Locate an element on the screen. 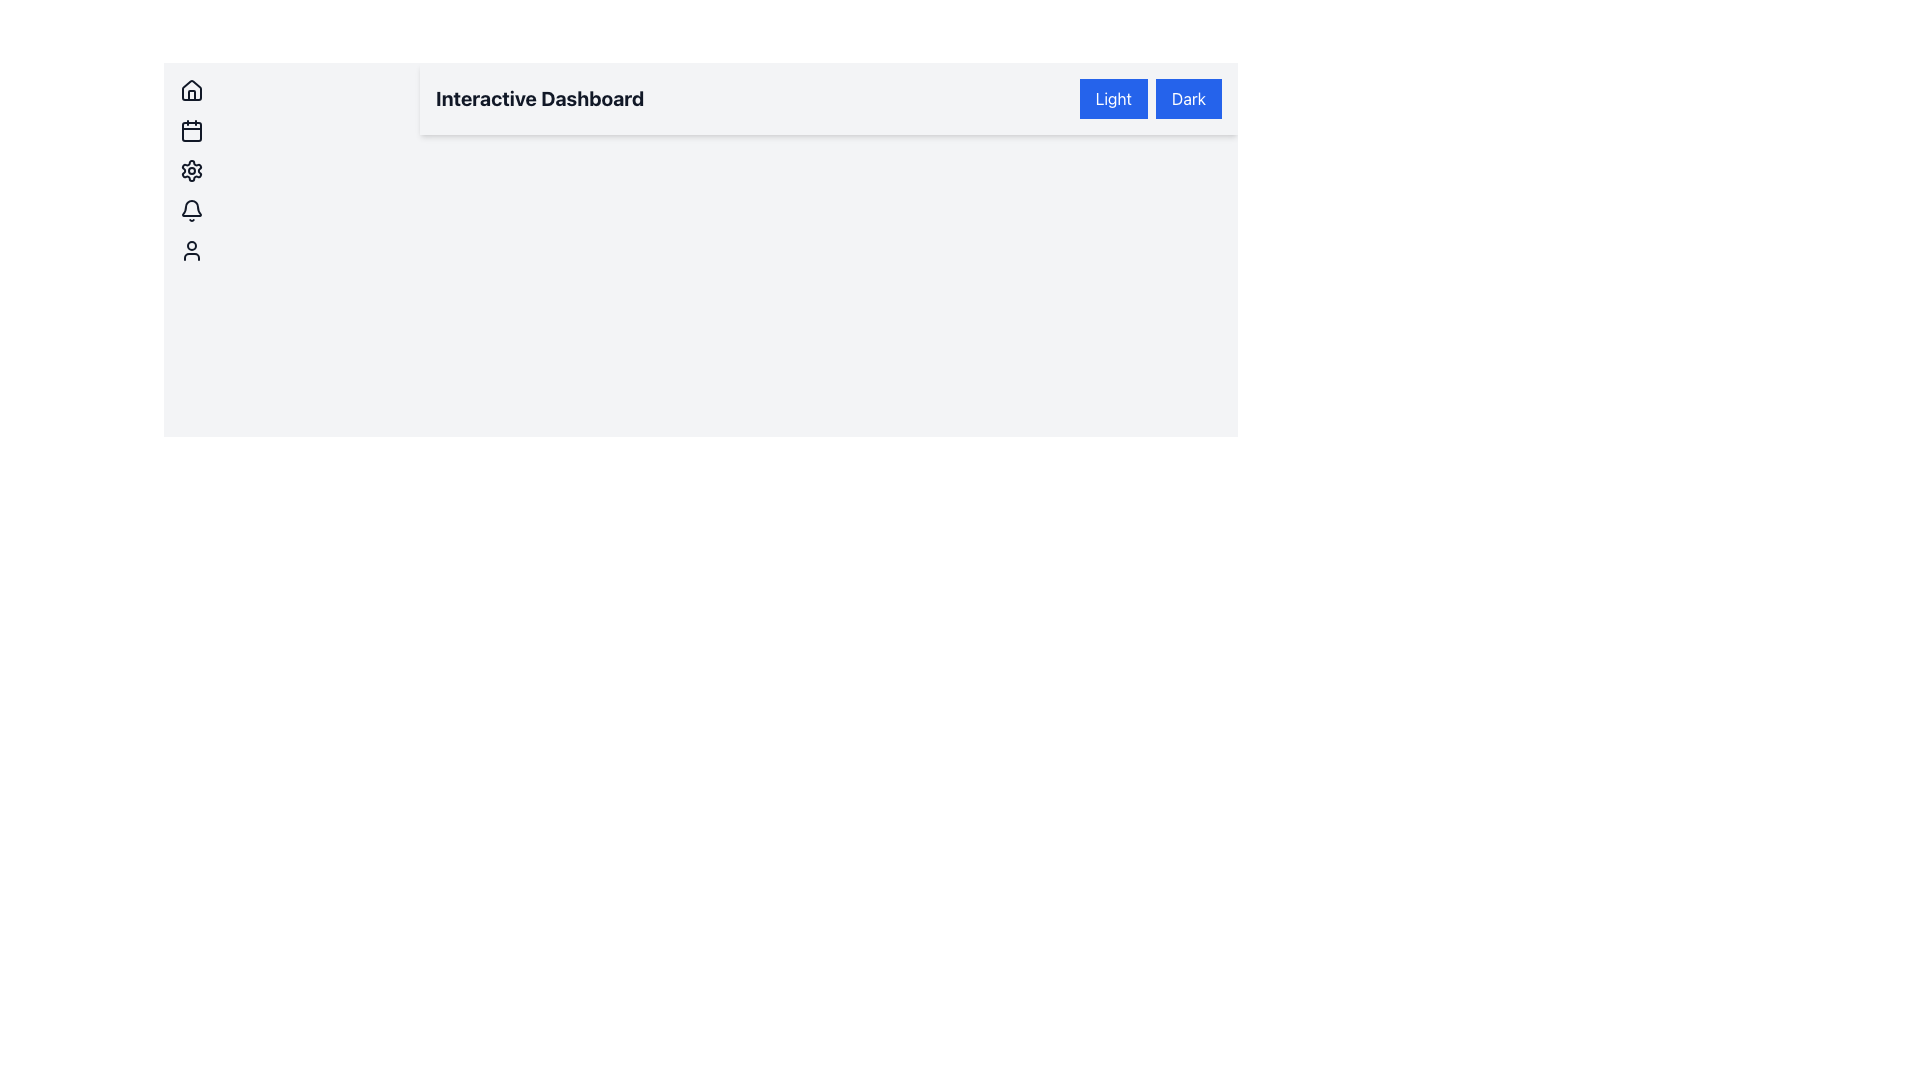 The image size is (1920, 1080). the settings icon, which is a gear-shaped icon with a solid black outline, positioned as the third icon in a vertical list on the left side panel of the interface is located at coordinates (192, 169).